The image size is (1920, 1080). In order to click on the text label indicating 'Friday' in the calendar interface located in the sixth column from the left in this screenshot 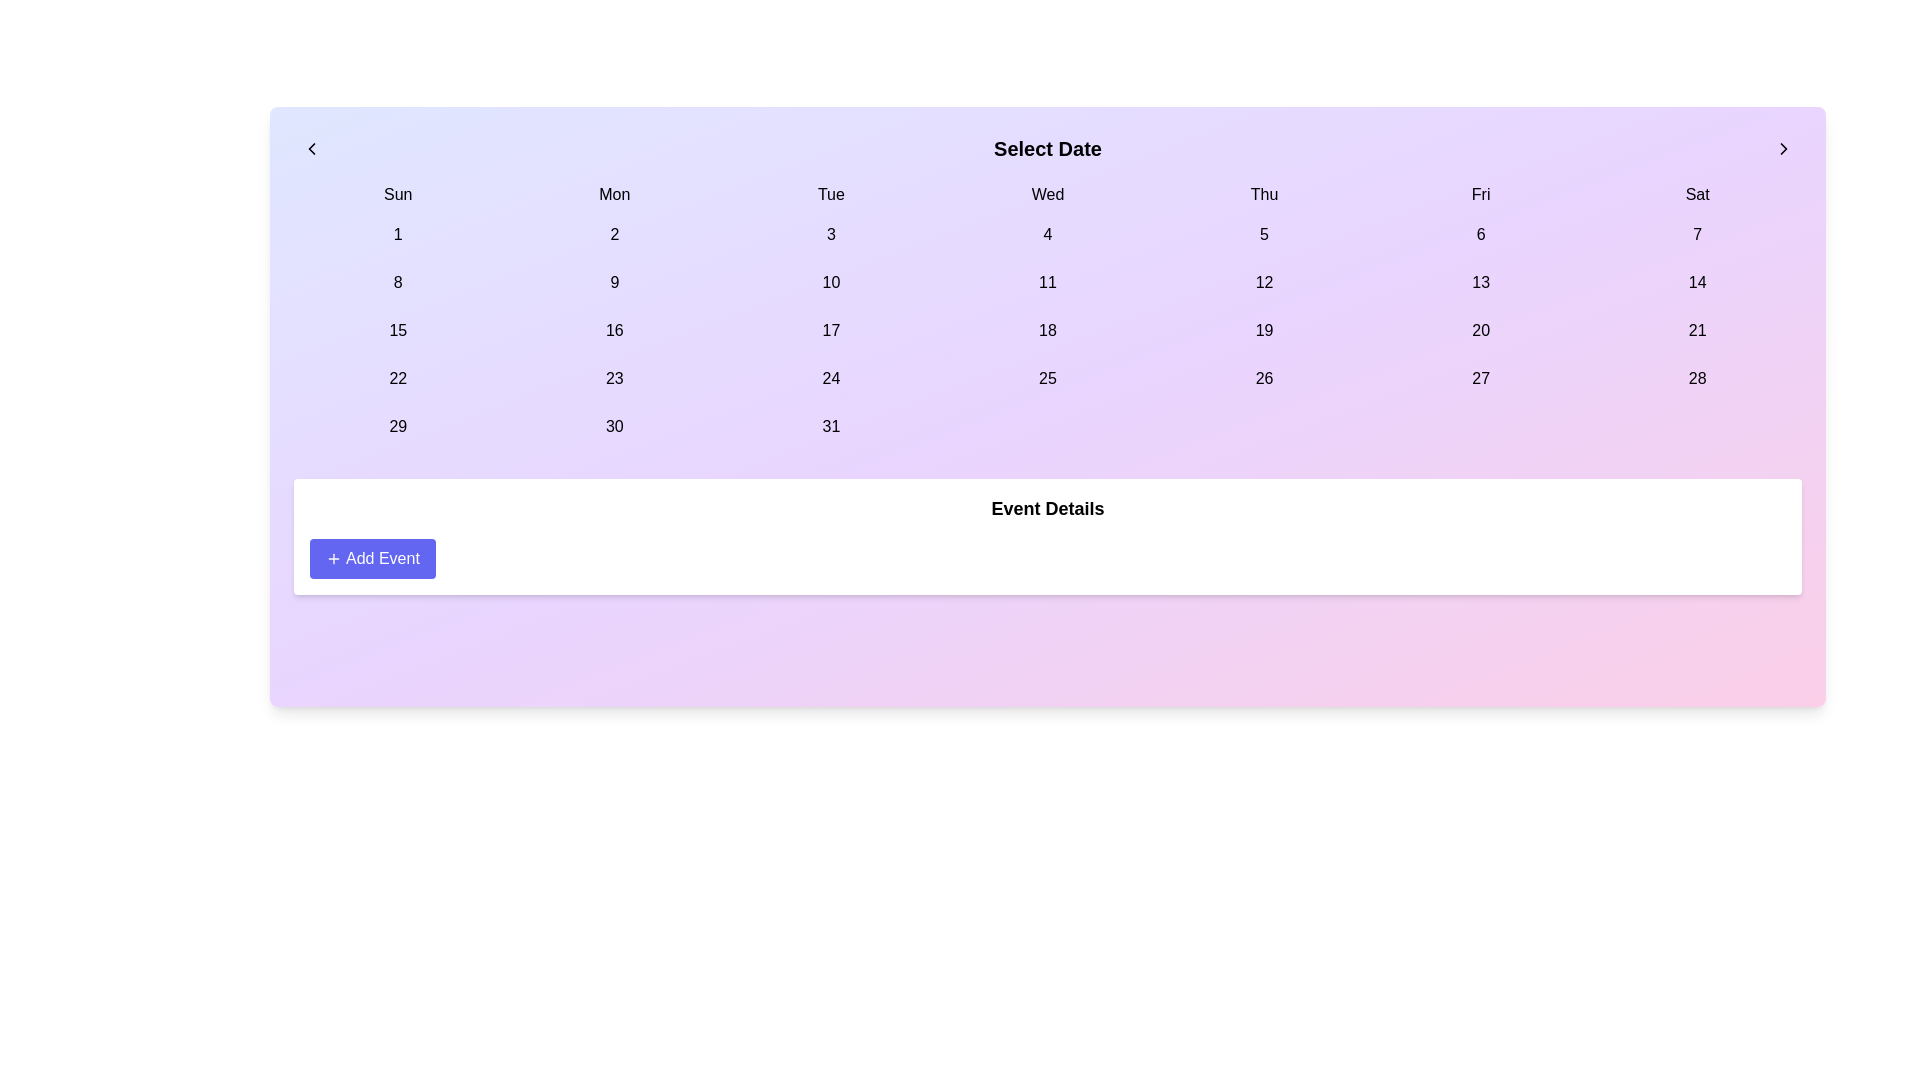, I will do `click(1481, 195)`.